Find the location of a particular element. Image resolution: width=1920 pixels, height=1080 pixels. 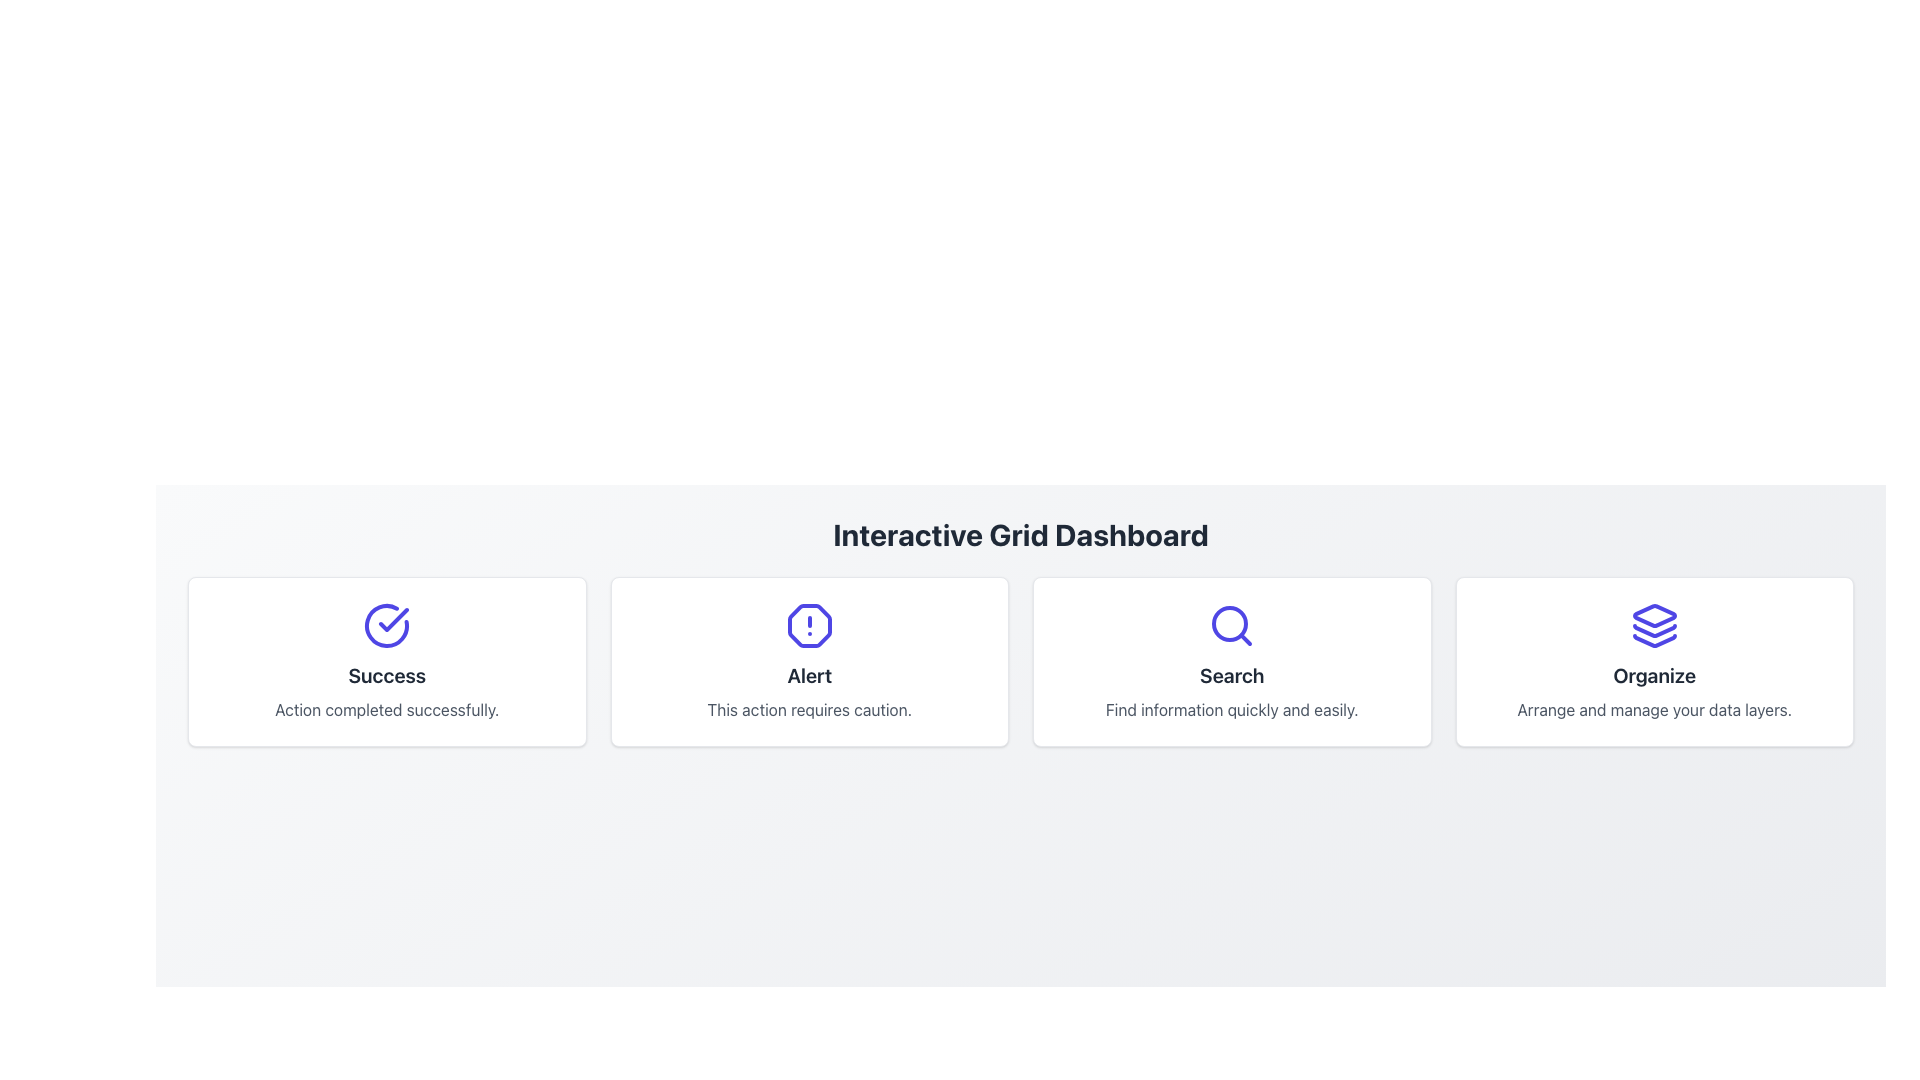

the static text element that reads 'Arrange and manage your data layers.' which is styled in gray color and located below the 'Organize' title in the fourth column of the grid is located at coordinates (1654, 708).